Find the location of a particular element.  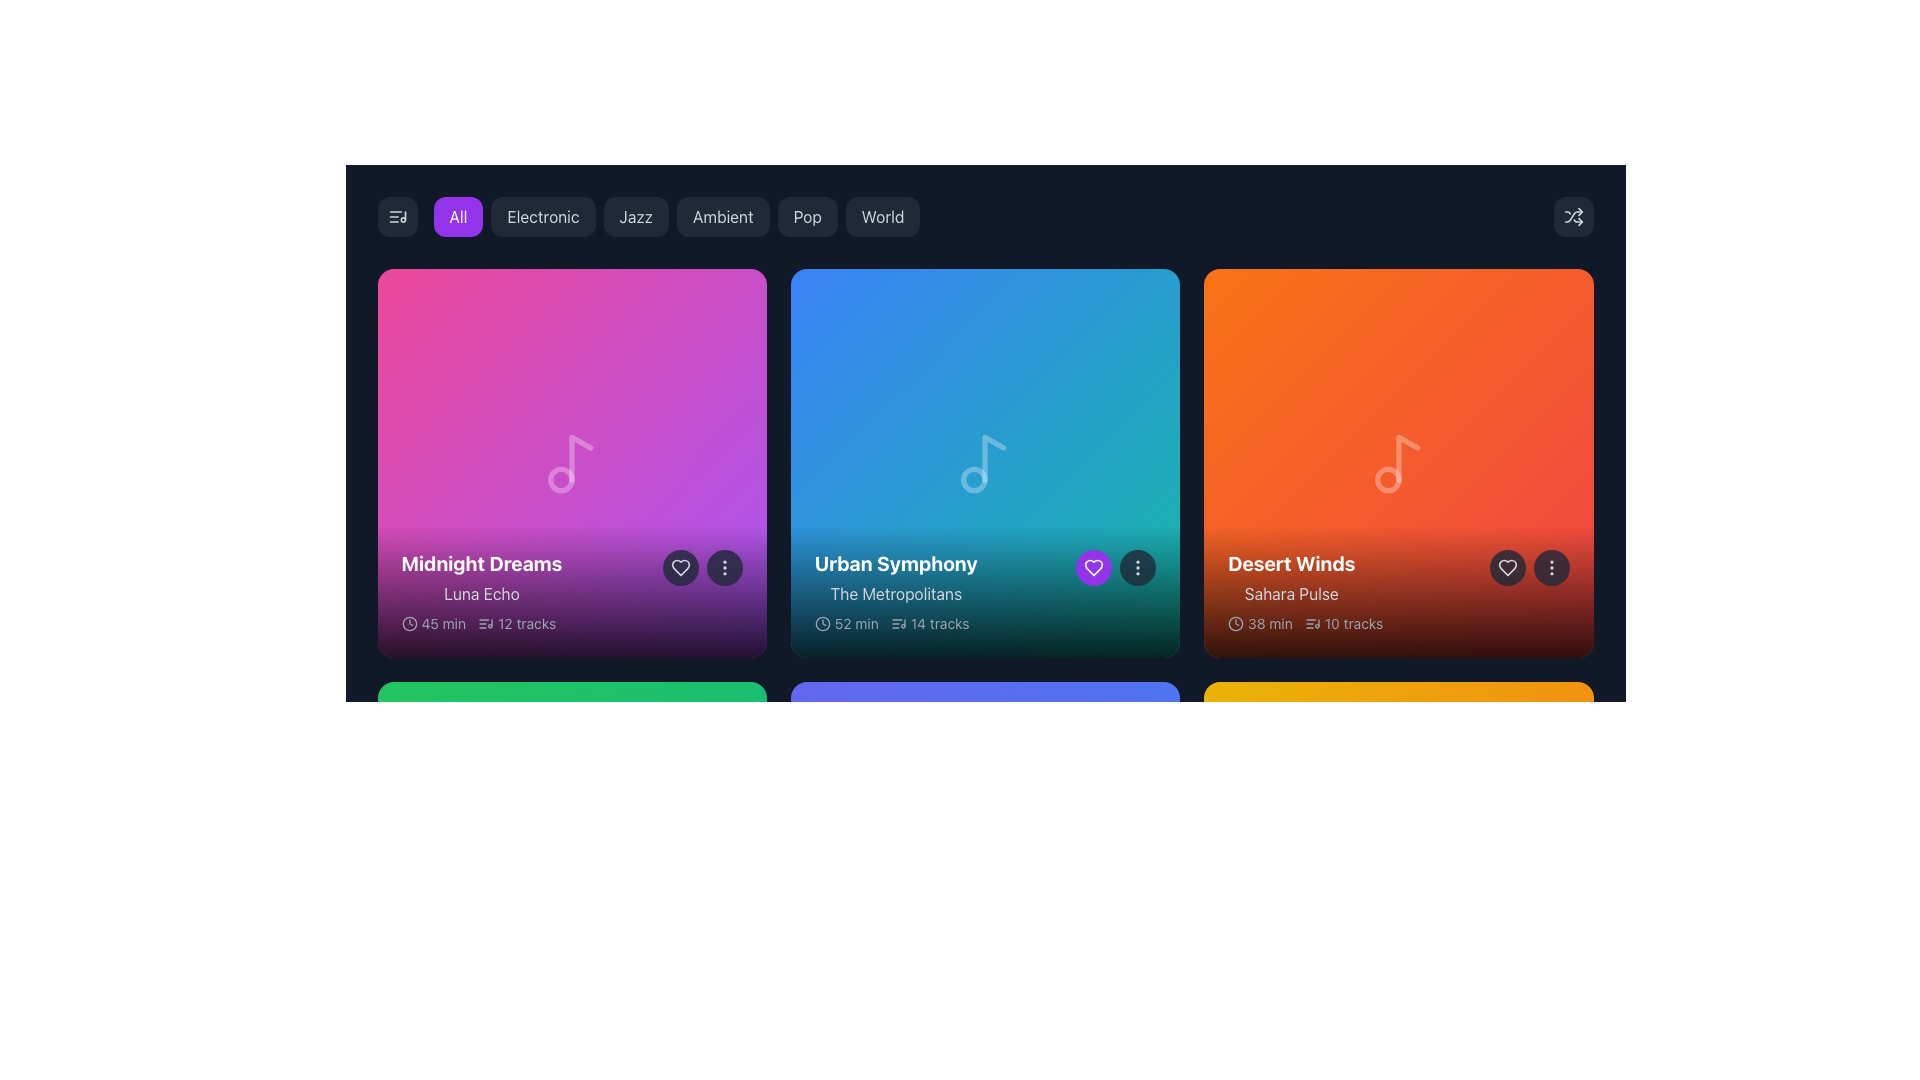

the fourth button labeled 'Ambient' in the navigation bar is located at coordinates (676, 216).